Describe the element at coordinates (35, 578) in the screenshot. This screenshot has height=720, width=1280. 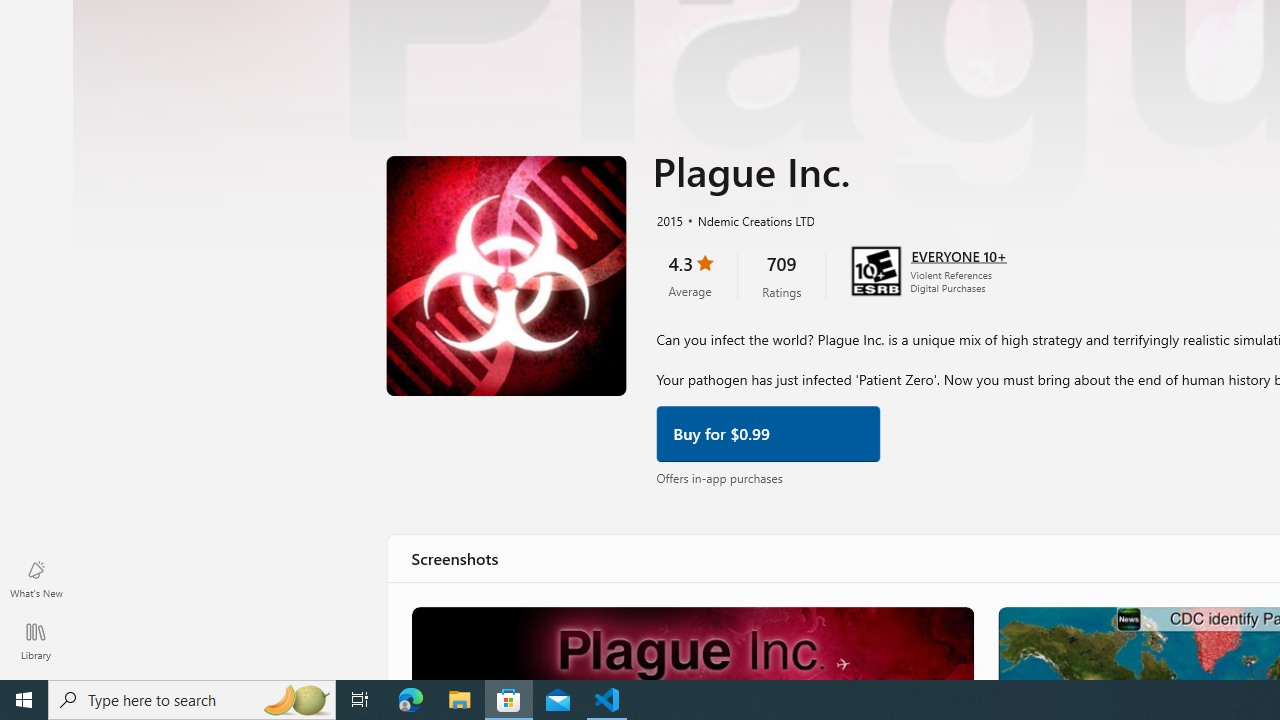
I see `'What'` at that location.